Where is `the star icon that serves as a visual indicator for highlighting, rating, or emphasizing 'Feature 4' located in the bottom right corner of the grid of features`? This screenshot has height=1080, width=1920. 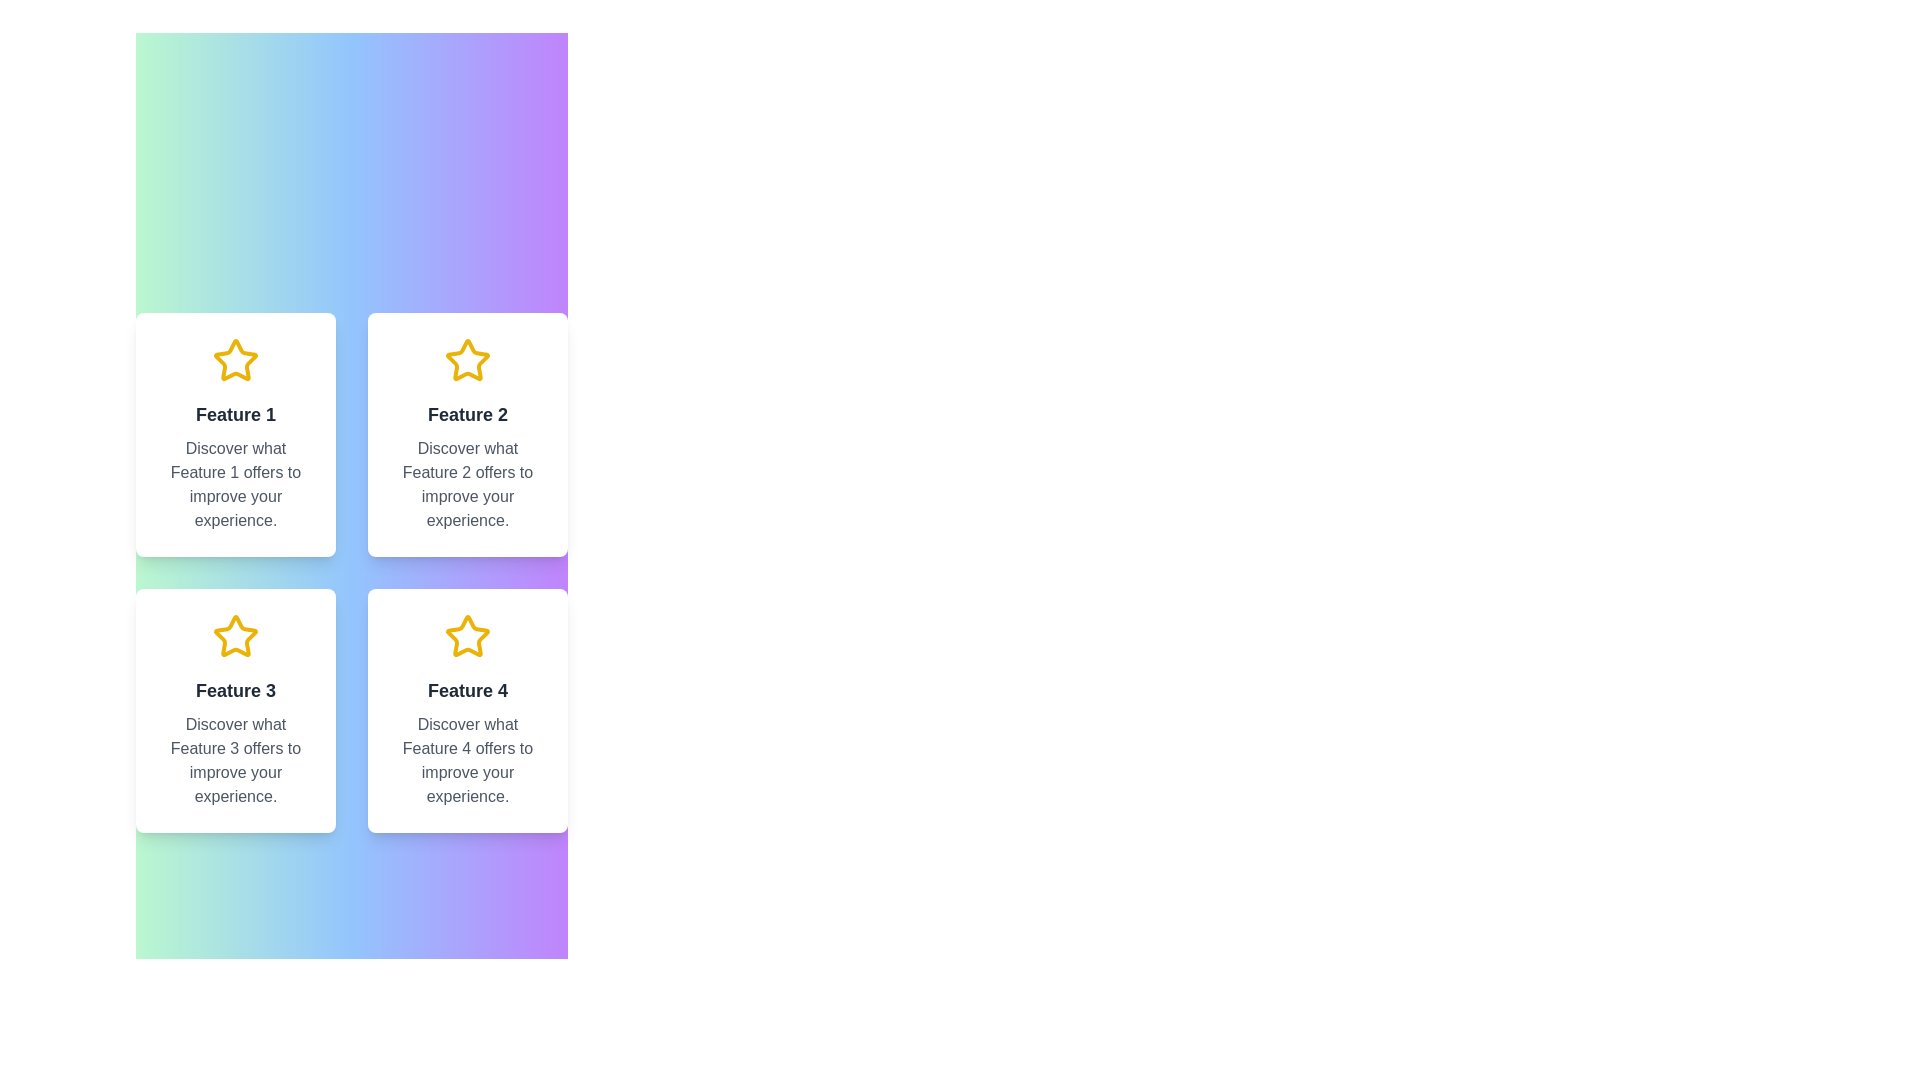 the star icon that serves as a visual indicator for highlighting, rating, or emphasizing 'Feature 4' located in the bottom right corner of the grid of features is located at coordinates (466, 636).